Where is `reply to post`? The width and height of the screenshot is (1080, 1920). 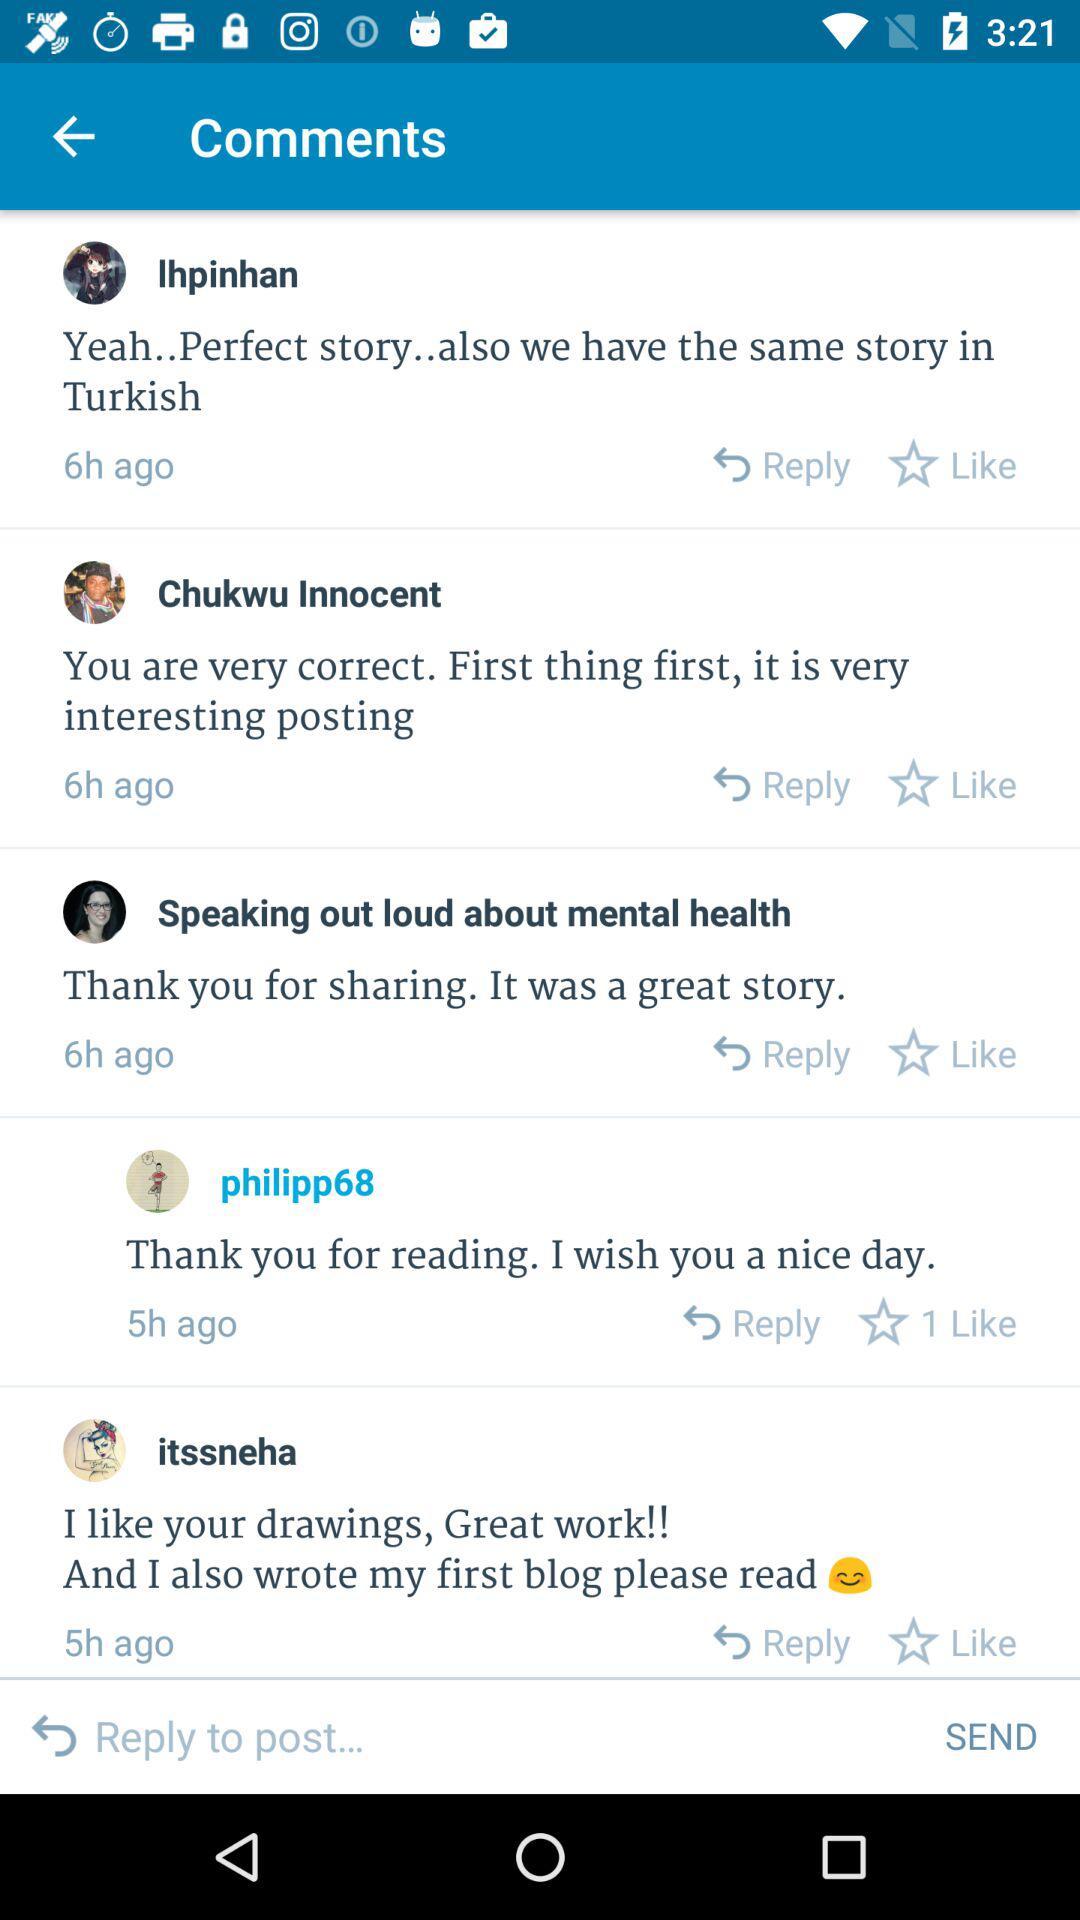
reply to post is located at coordinates (503, 1734).